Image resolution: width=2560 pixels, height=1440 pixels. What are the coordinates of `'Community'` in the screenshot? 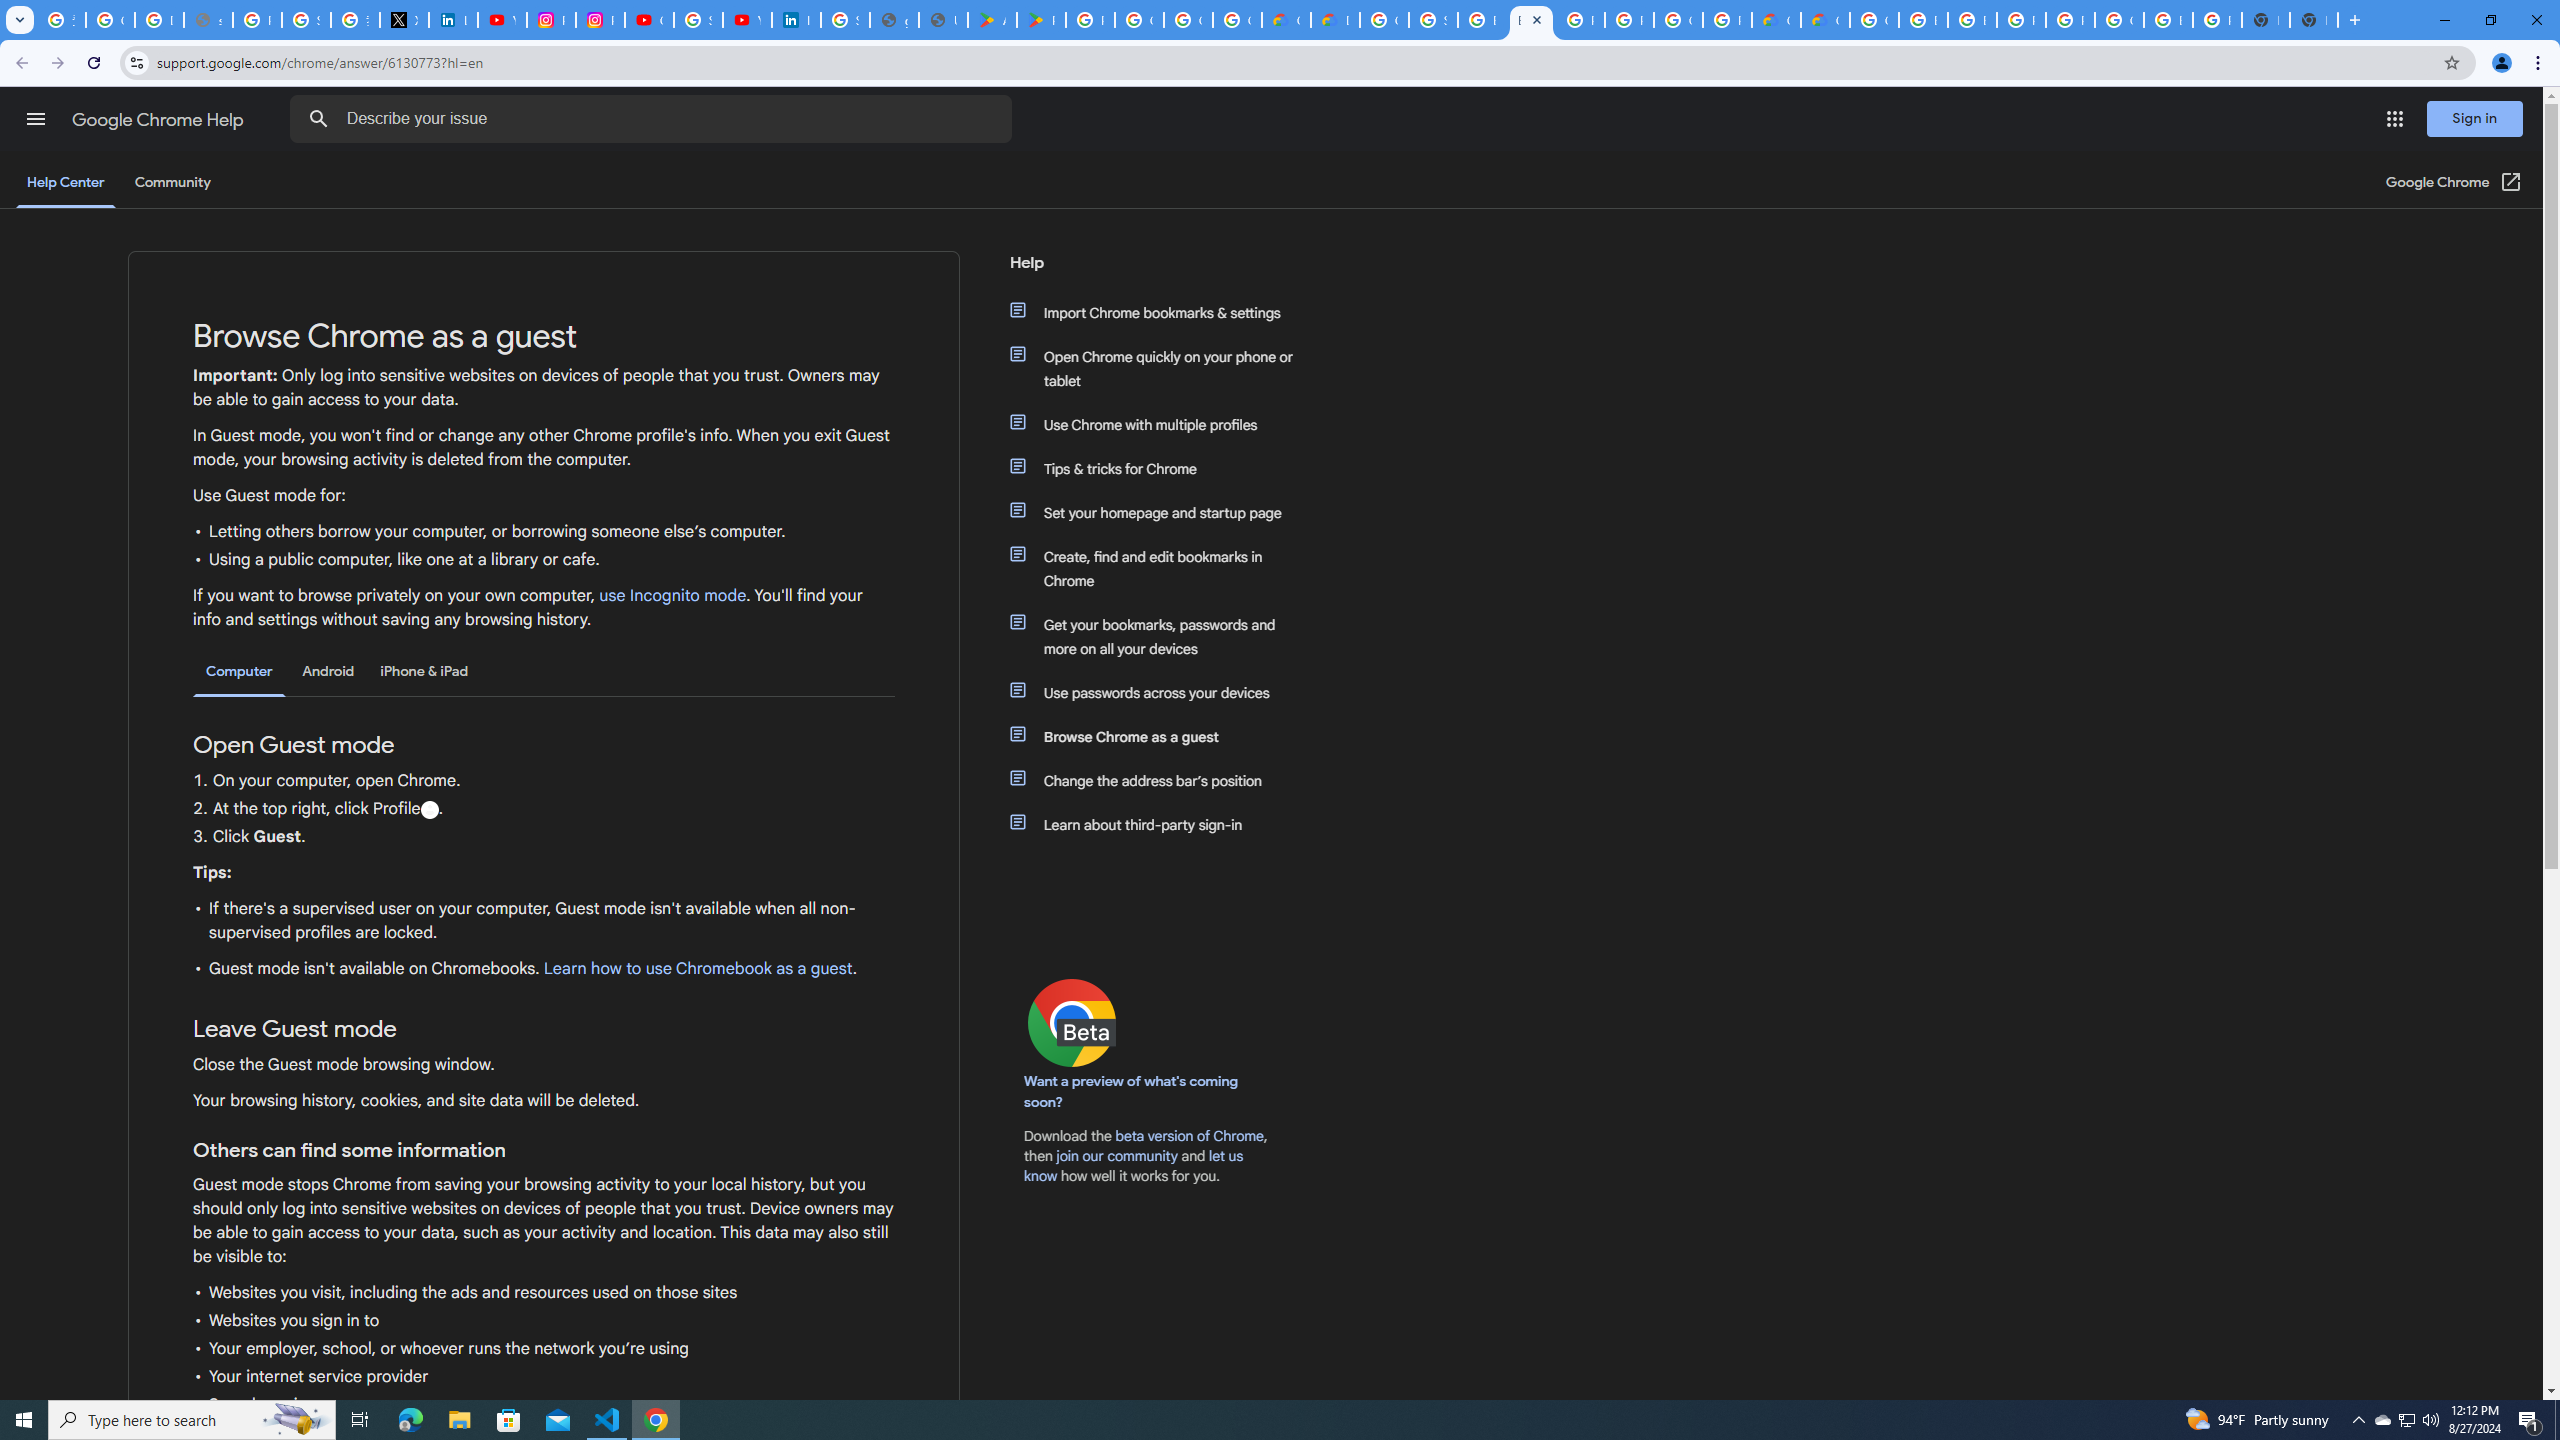 It's located at (171, 181).